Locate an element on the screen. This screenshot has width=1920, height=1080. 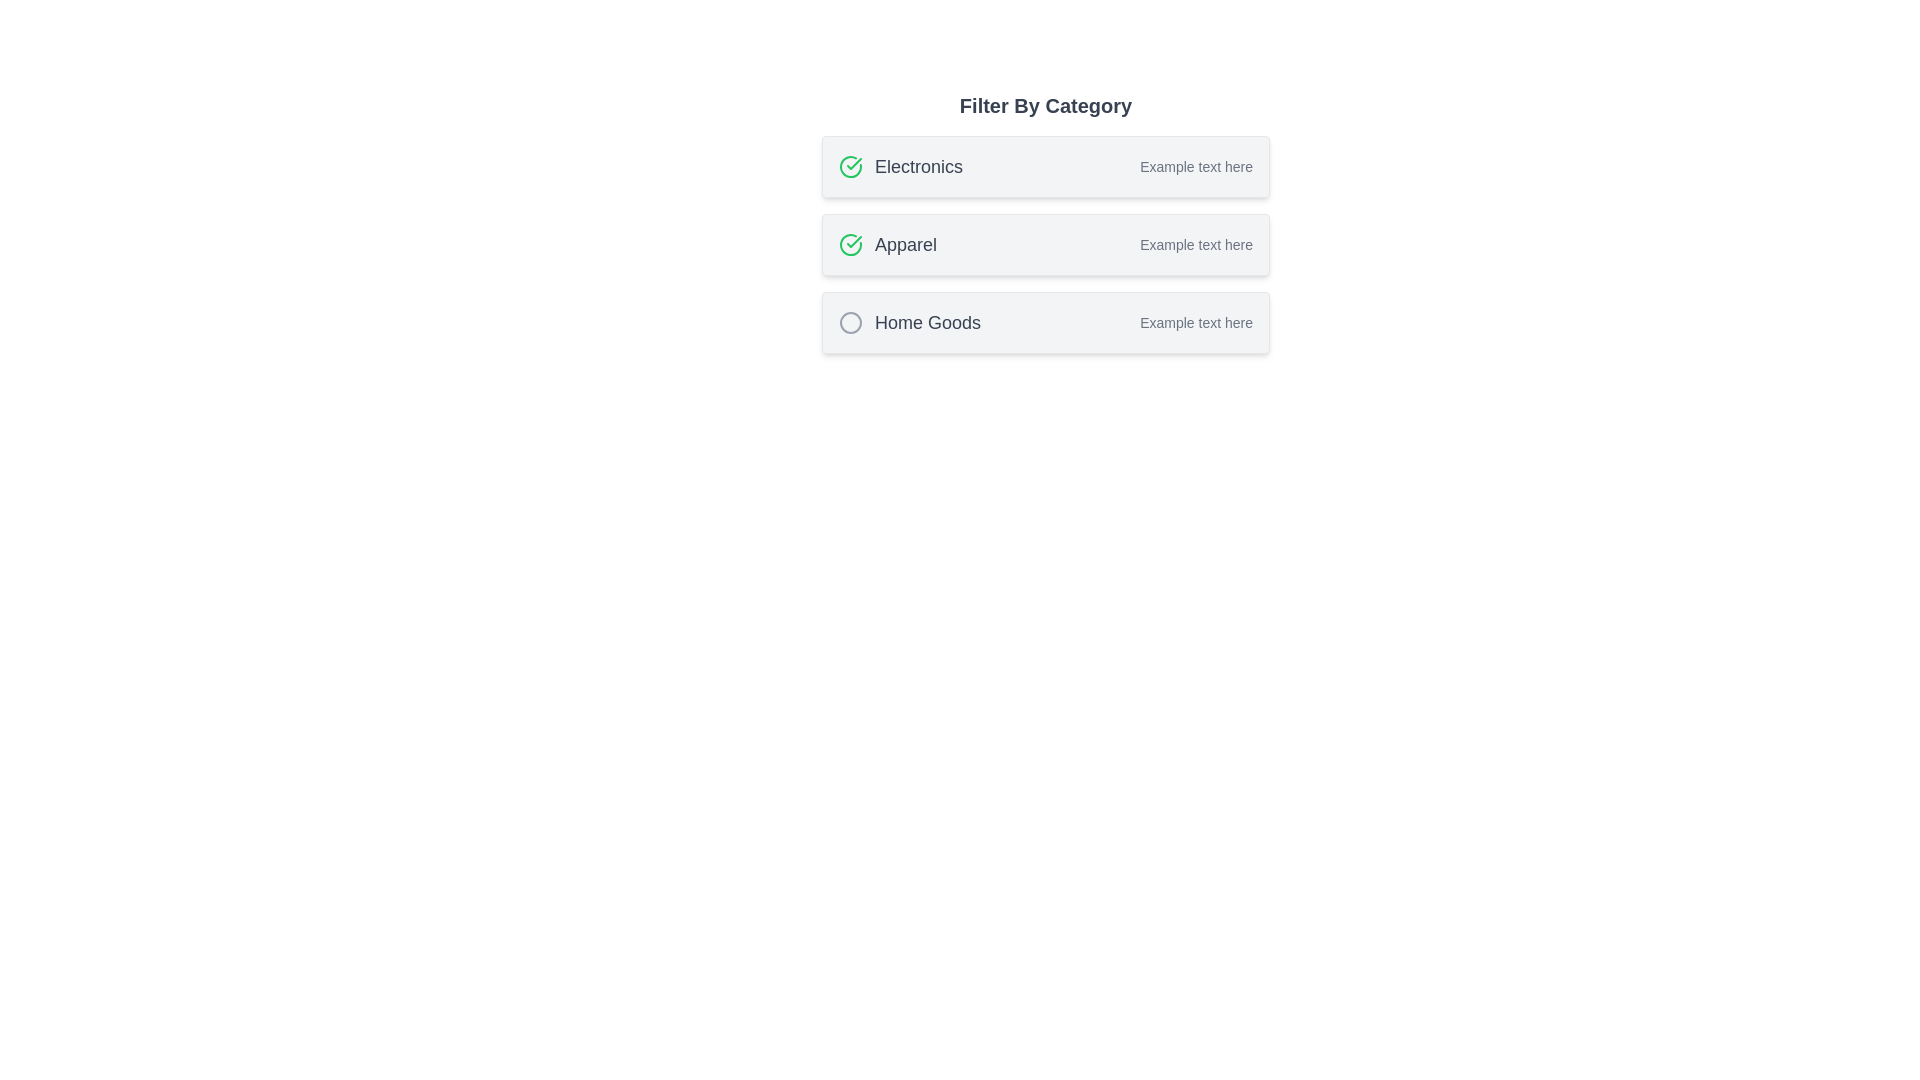
the text label that provides supplementary information for the 'Home Goods' category in the filtering list, located at the bottommost item of the category list is located at coordinates (1196, 322).